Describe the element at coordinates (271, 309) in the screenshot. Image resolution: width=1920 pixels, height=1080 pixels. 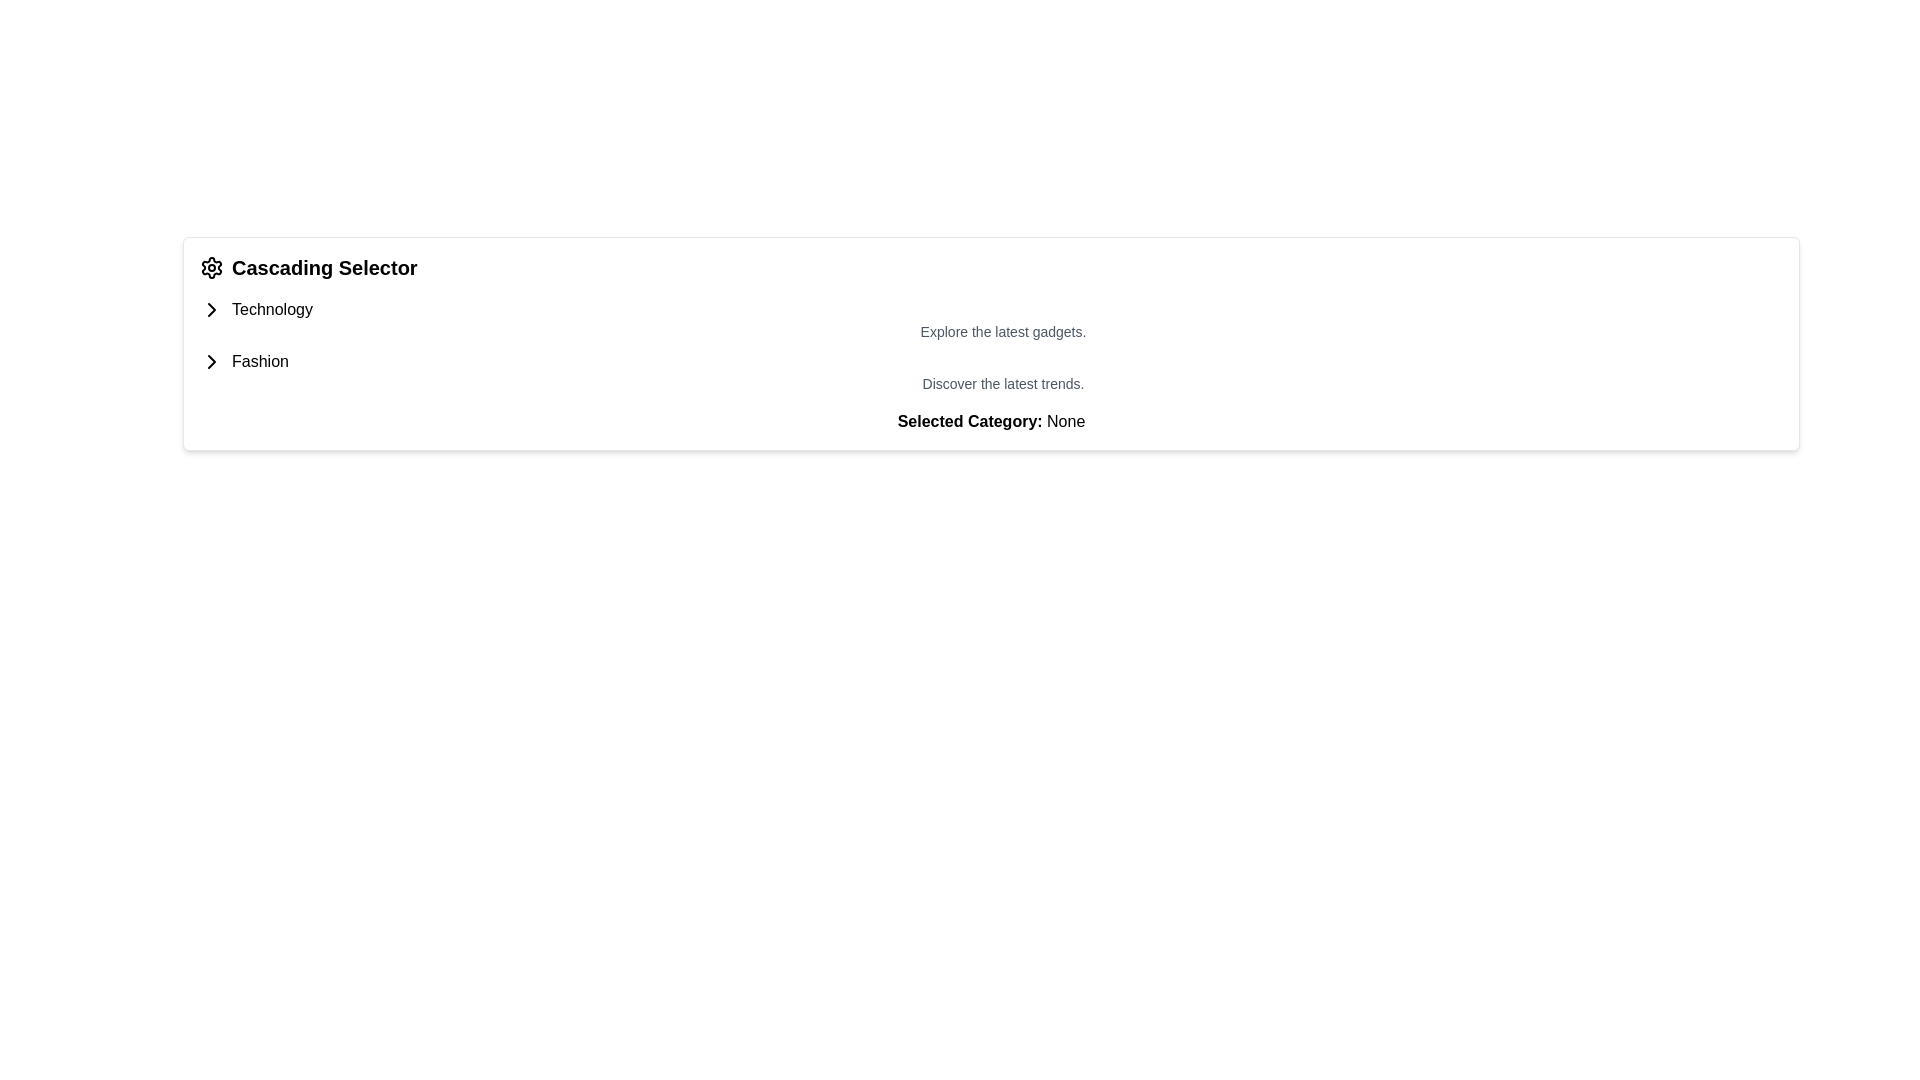
I see `the 'Technology' category text element in the cascading navigation menu` at that location.